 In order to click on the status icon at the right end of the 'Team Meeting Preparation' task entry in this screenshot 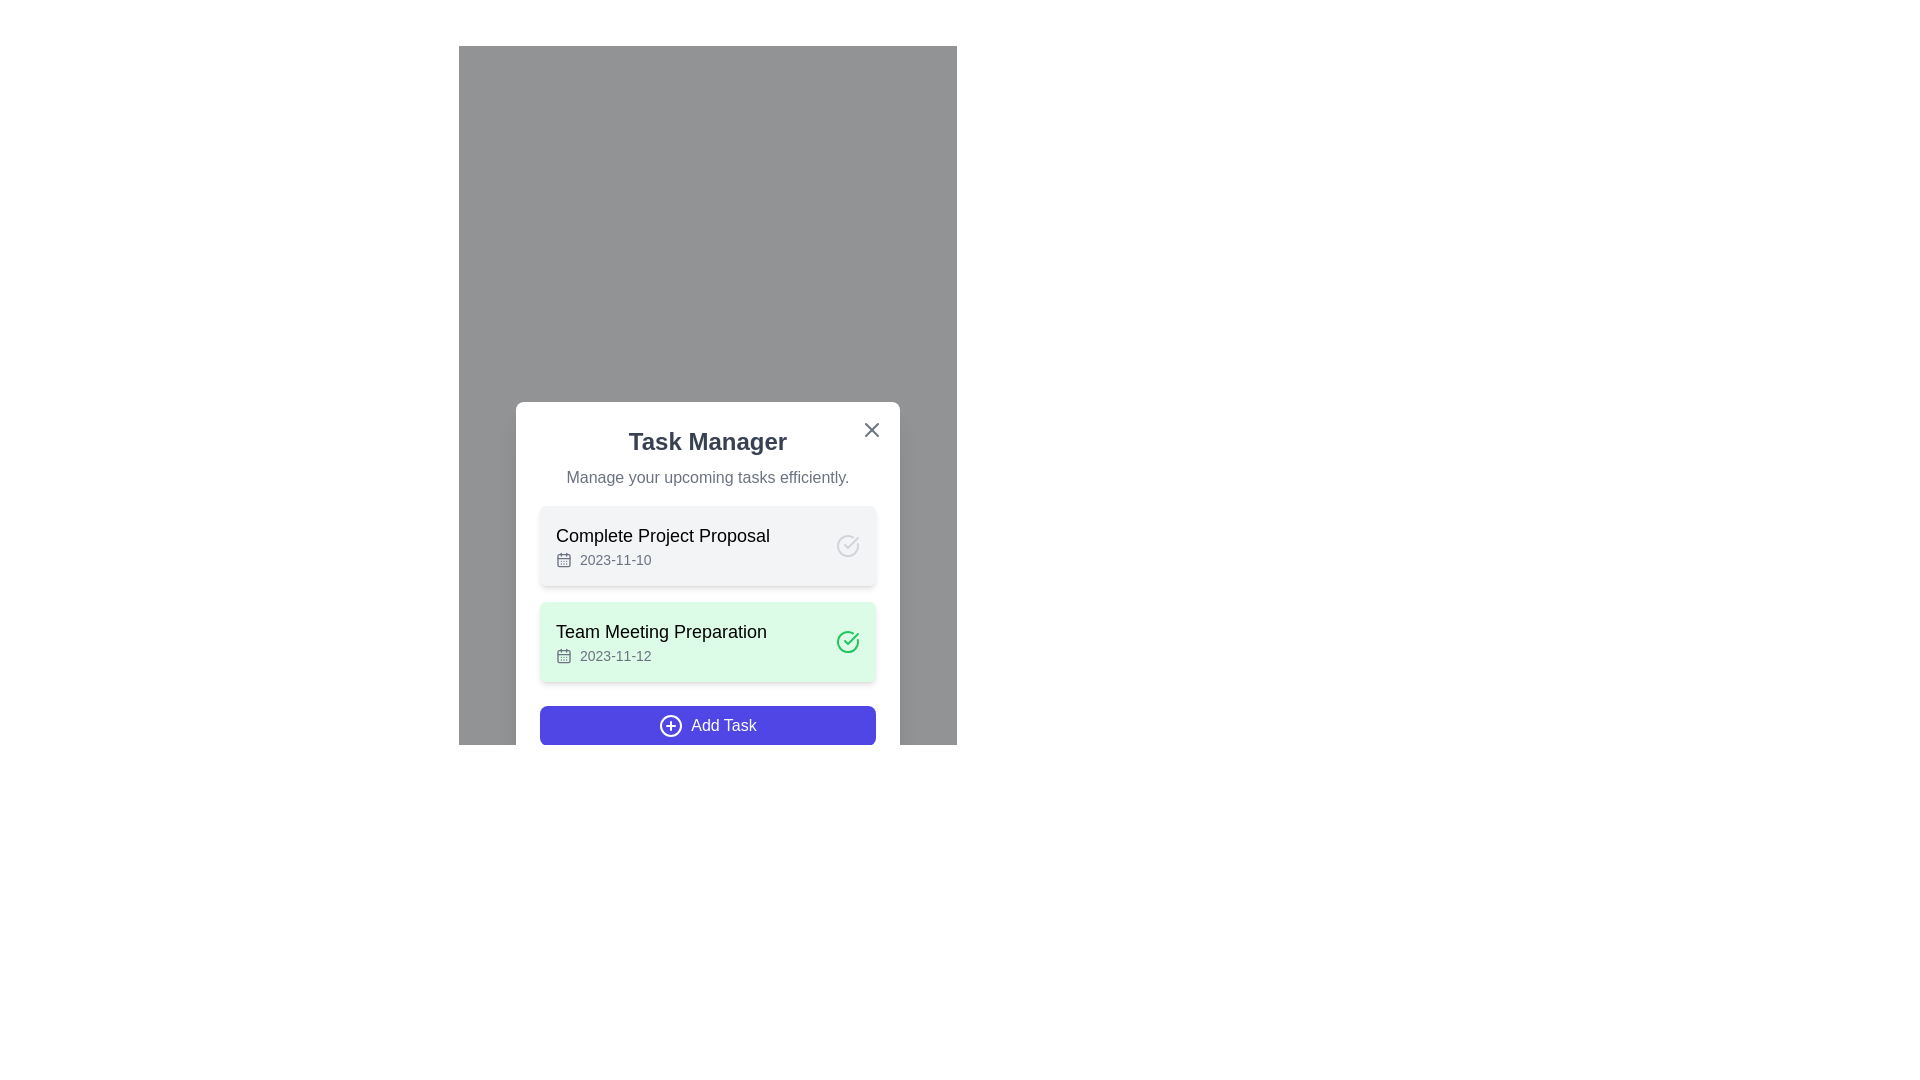, I will do `click(848, 641)`.